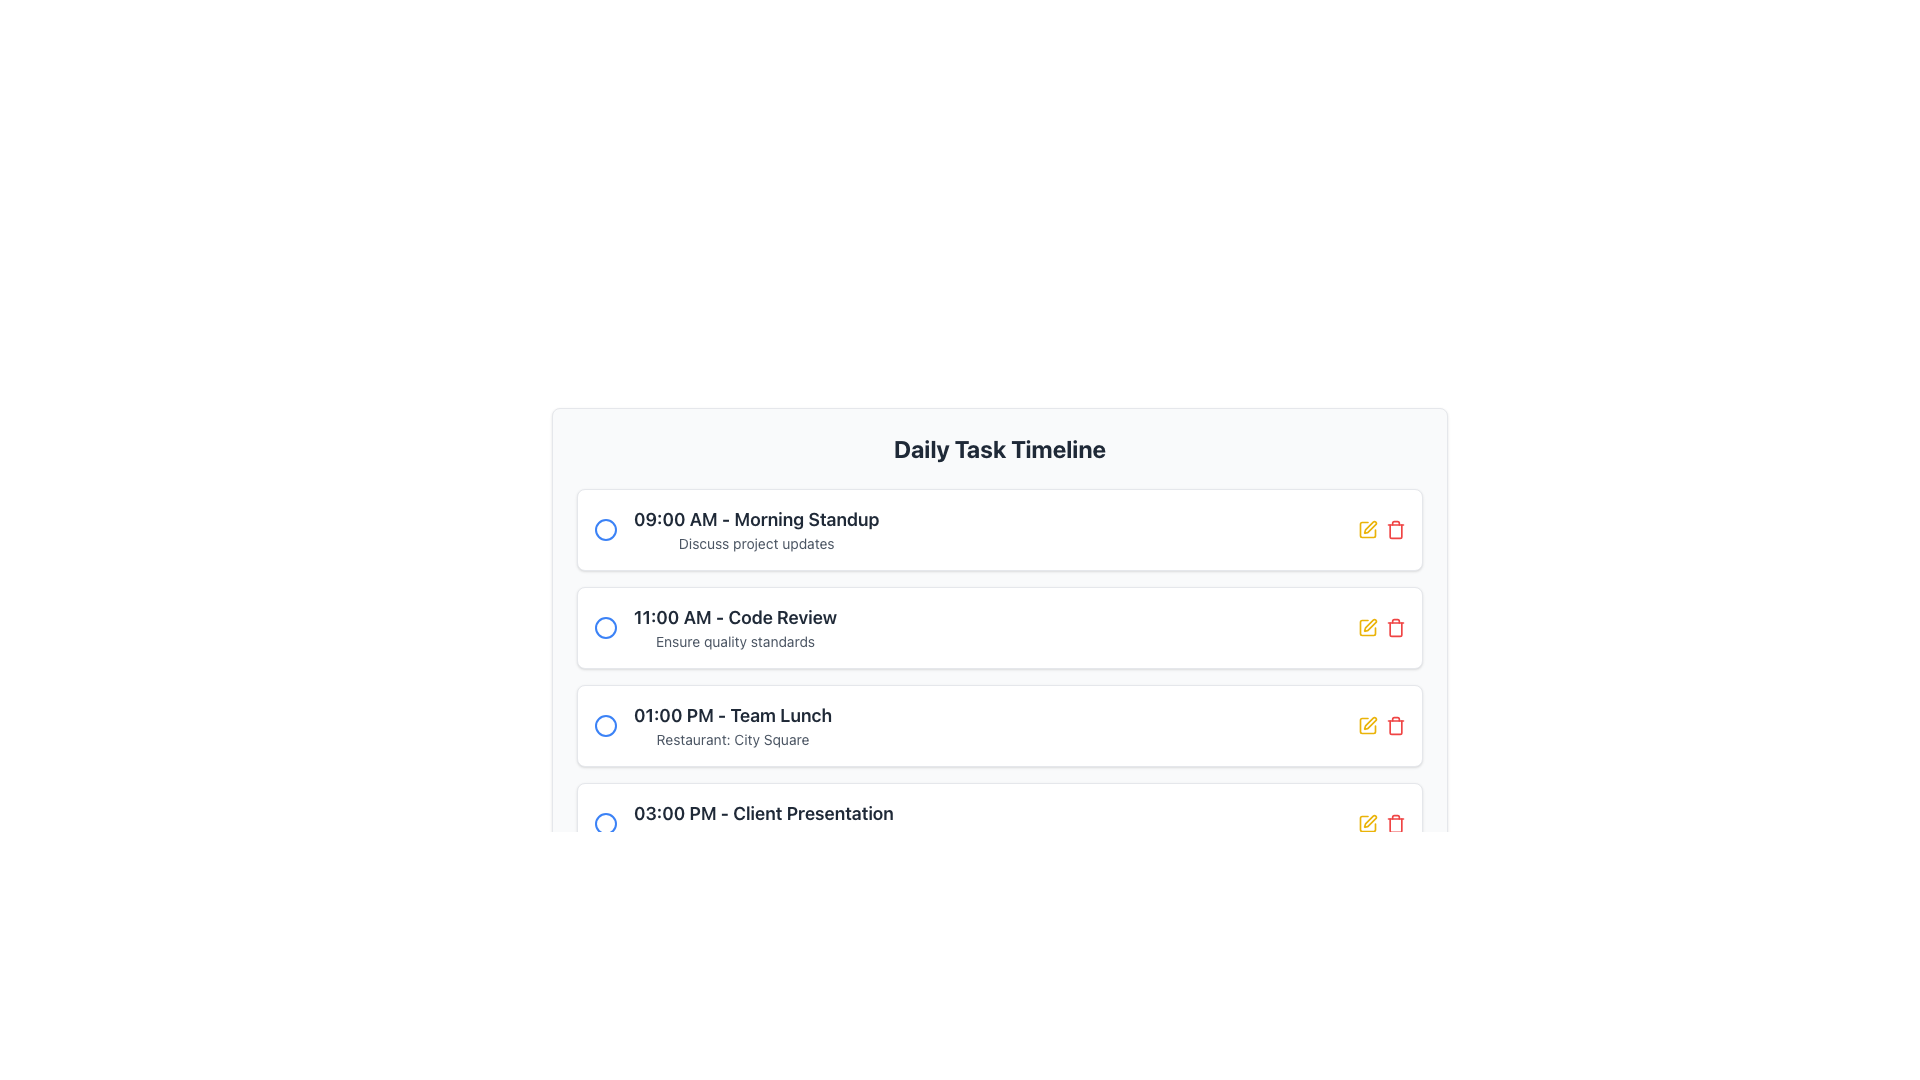 This screenshot has height=1080, width=1920. What do you see at coordinates (604, 627) in the screenshot?
I see `the SVG graphic circle indicator for the task scheduled at '11:00 AM - Code Review', which is the second occurrence of such an icon in the task list` at bounding box center [604, 627].